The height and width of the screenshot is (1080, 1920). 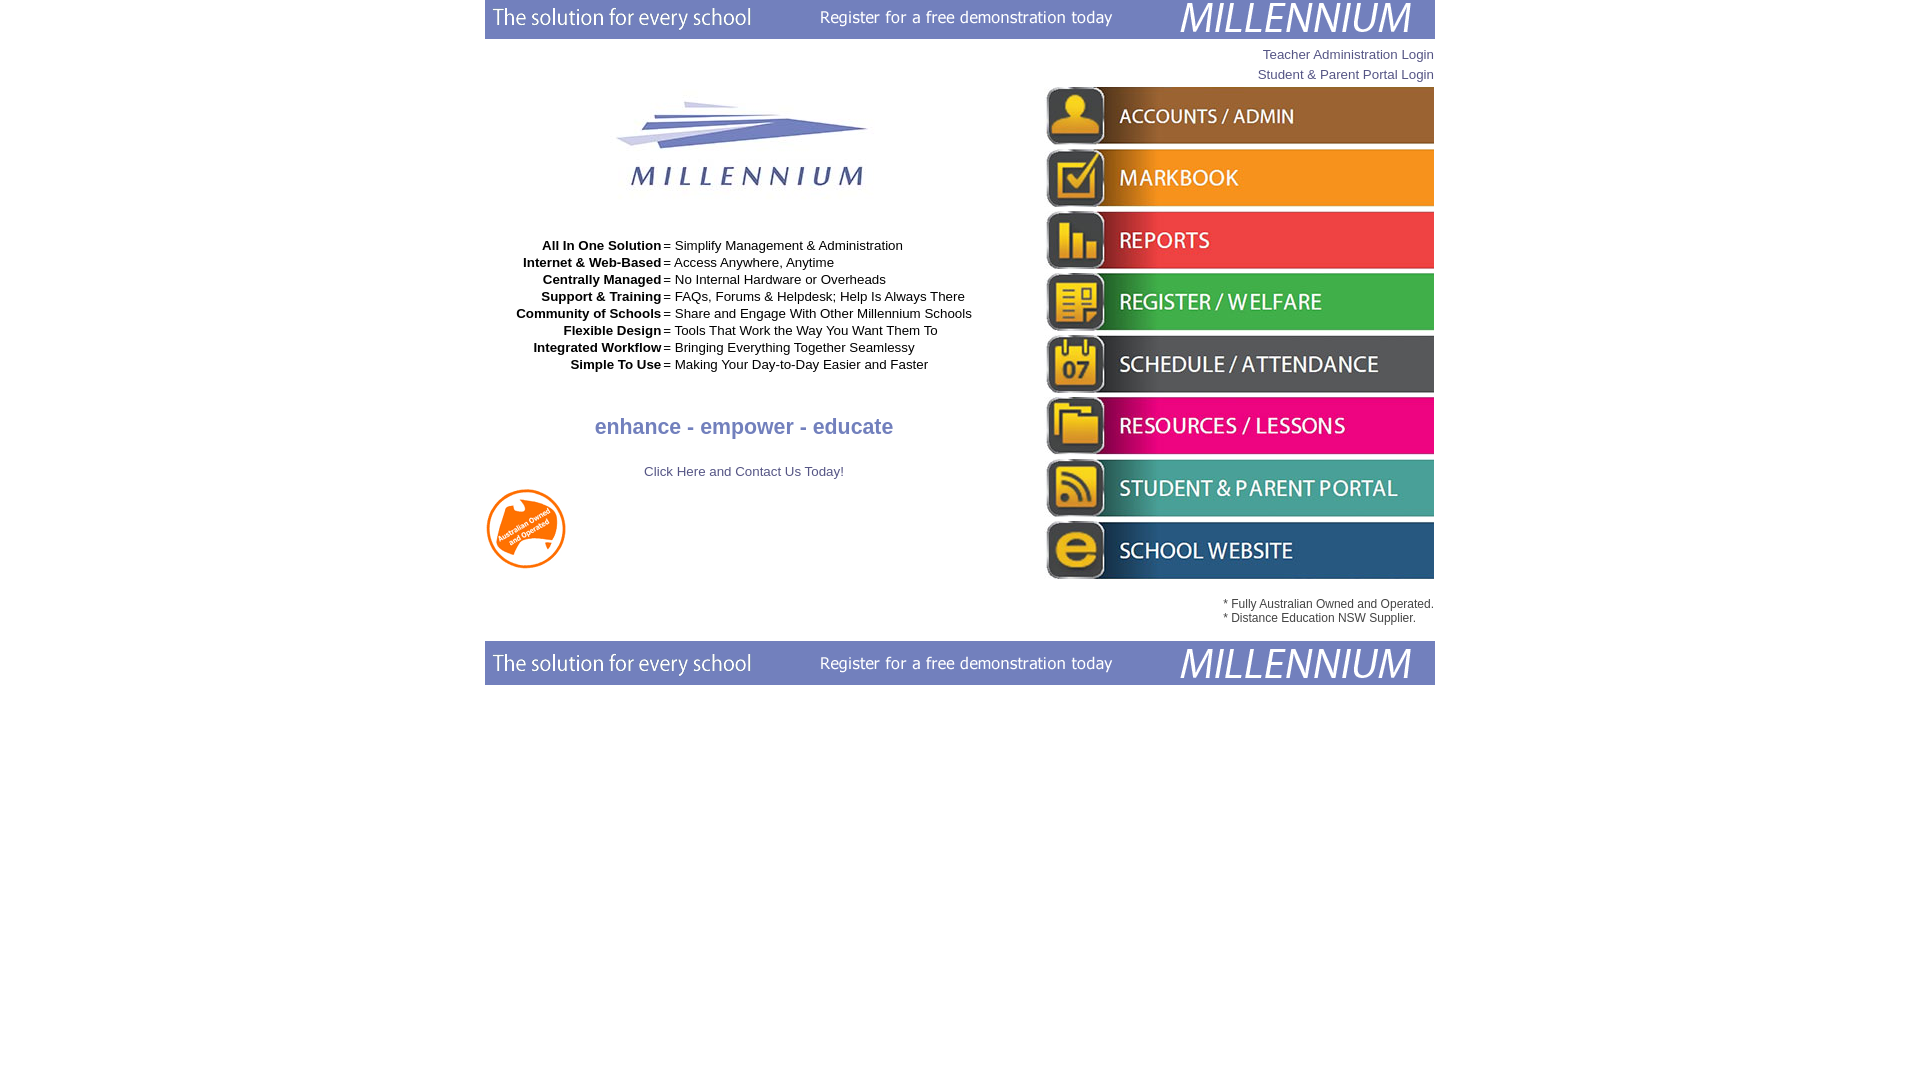 I want to click on 'Click Here and Contact Us Today!', so click(x=743, y=471).